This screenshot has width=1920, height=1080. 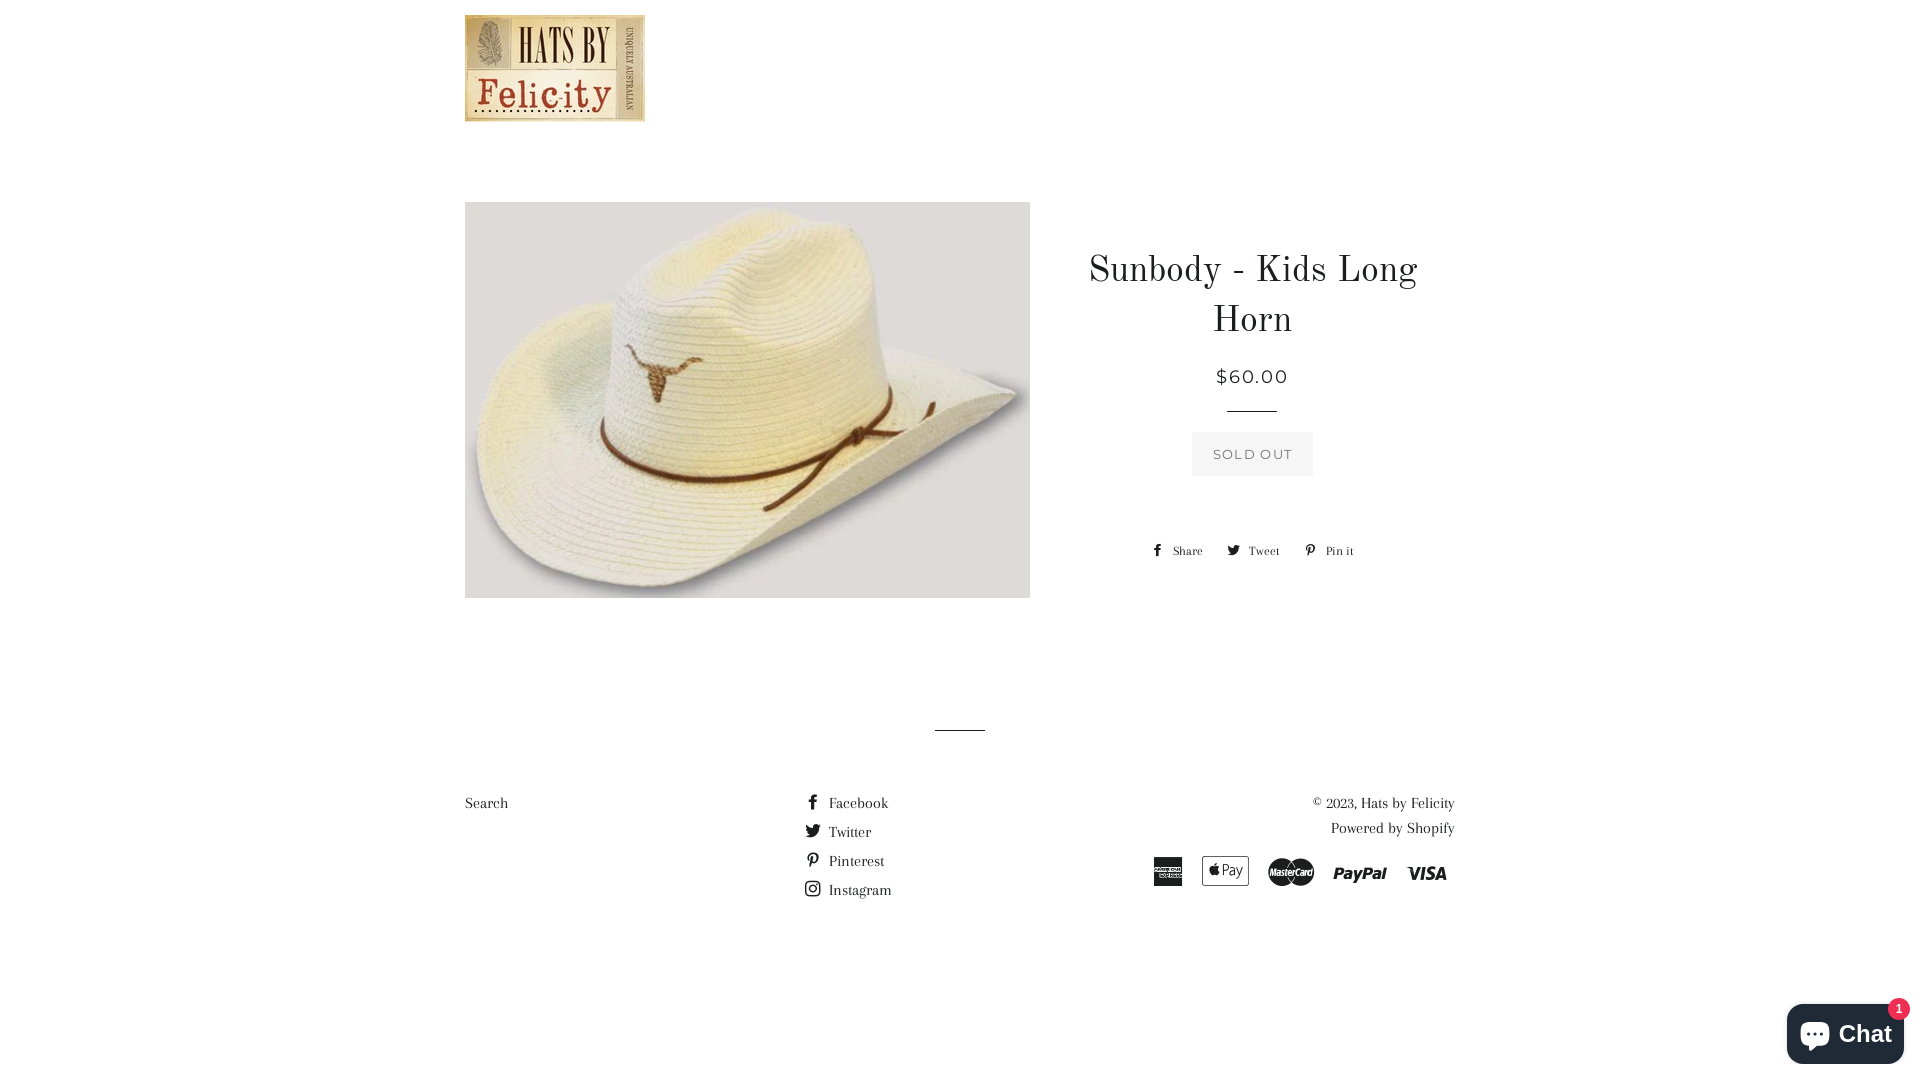 I want to click on 'SOLD OUT', so click(x=1191, y=454).